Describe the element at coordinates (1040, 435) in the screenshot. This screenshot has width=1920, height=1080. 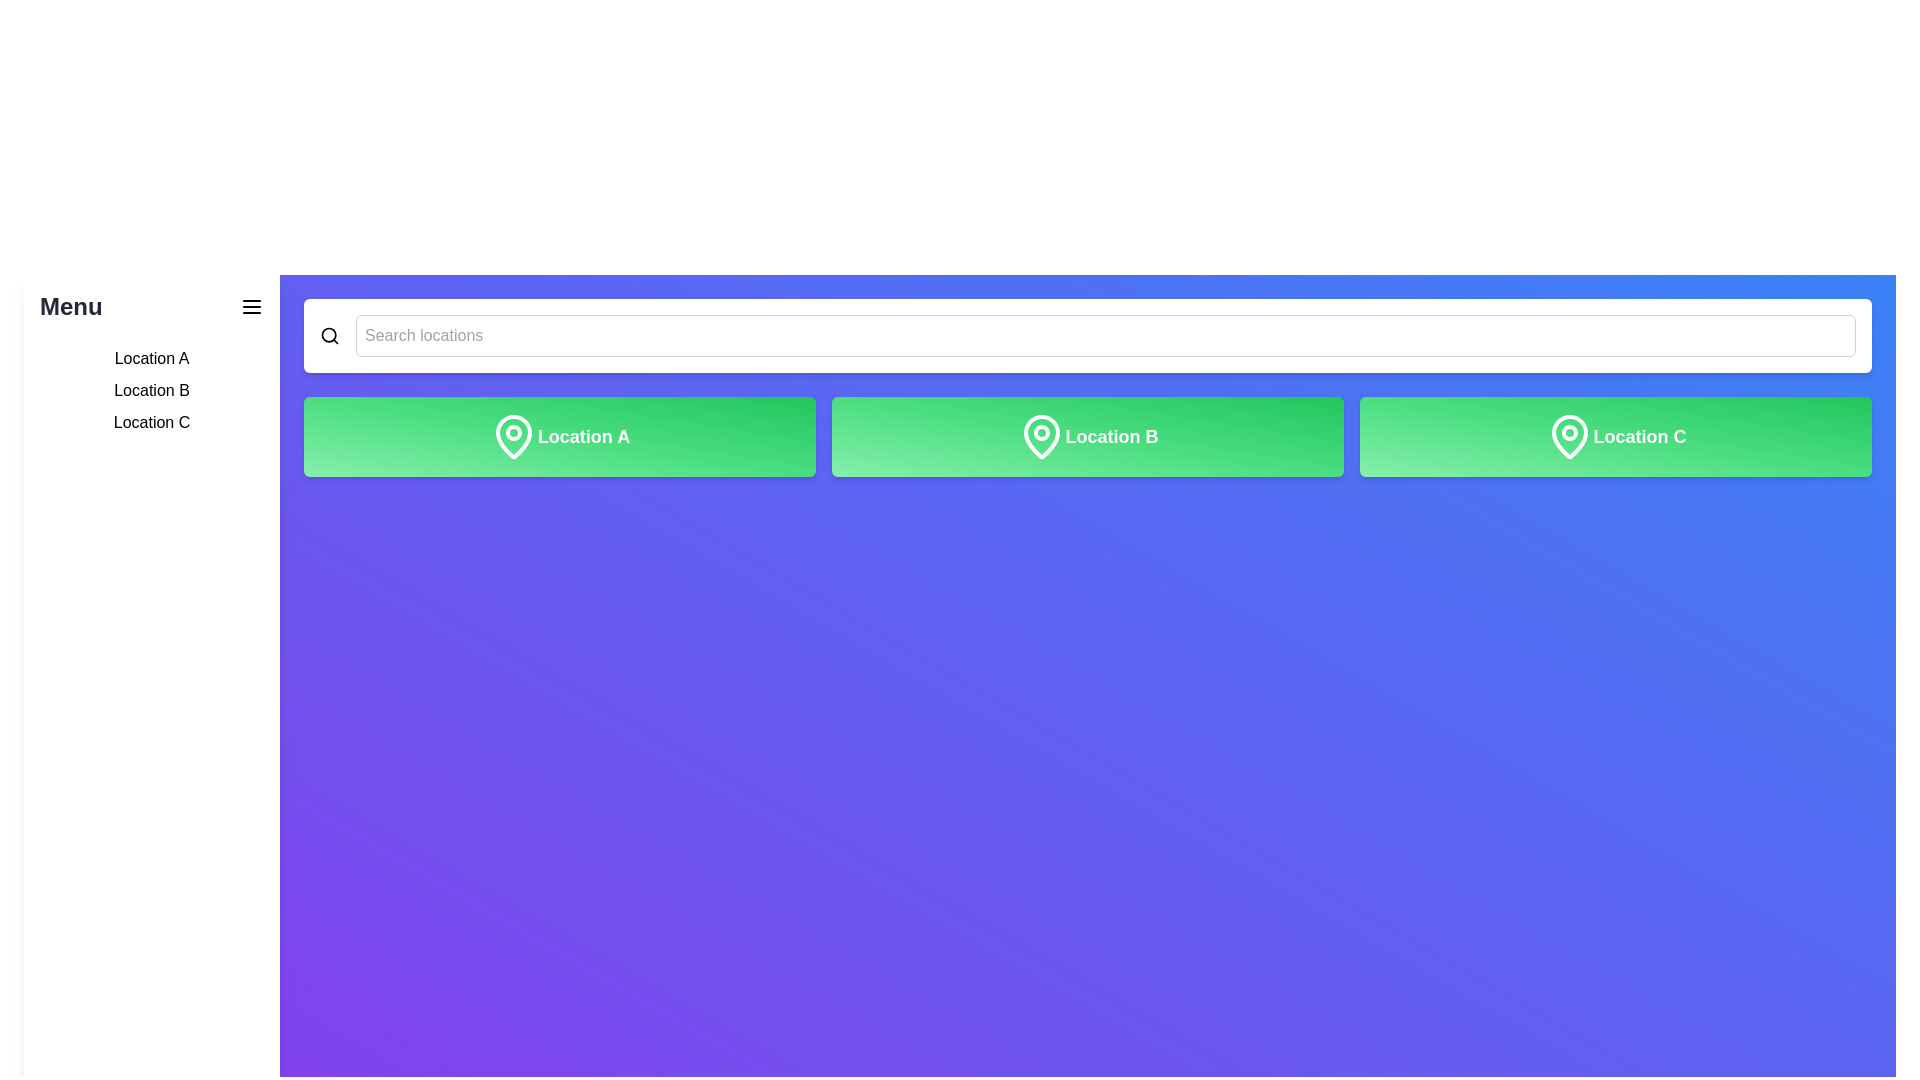
I see `the 'Location B' button that contains the green map pin icon with a hollow center, which is the middle button among three horizontally aligned selections` at that location.